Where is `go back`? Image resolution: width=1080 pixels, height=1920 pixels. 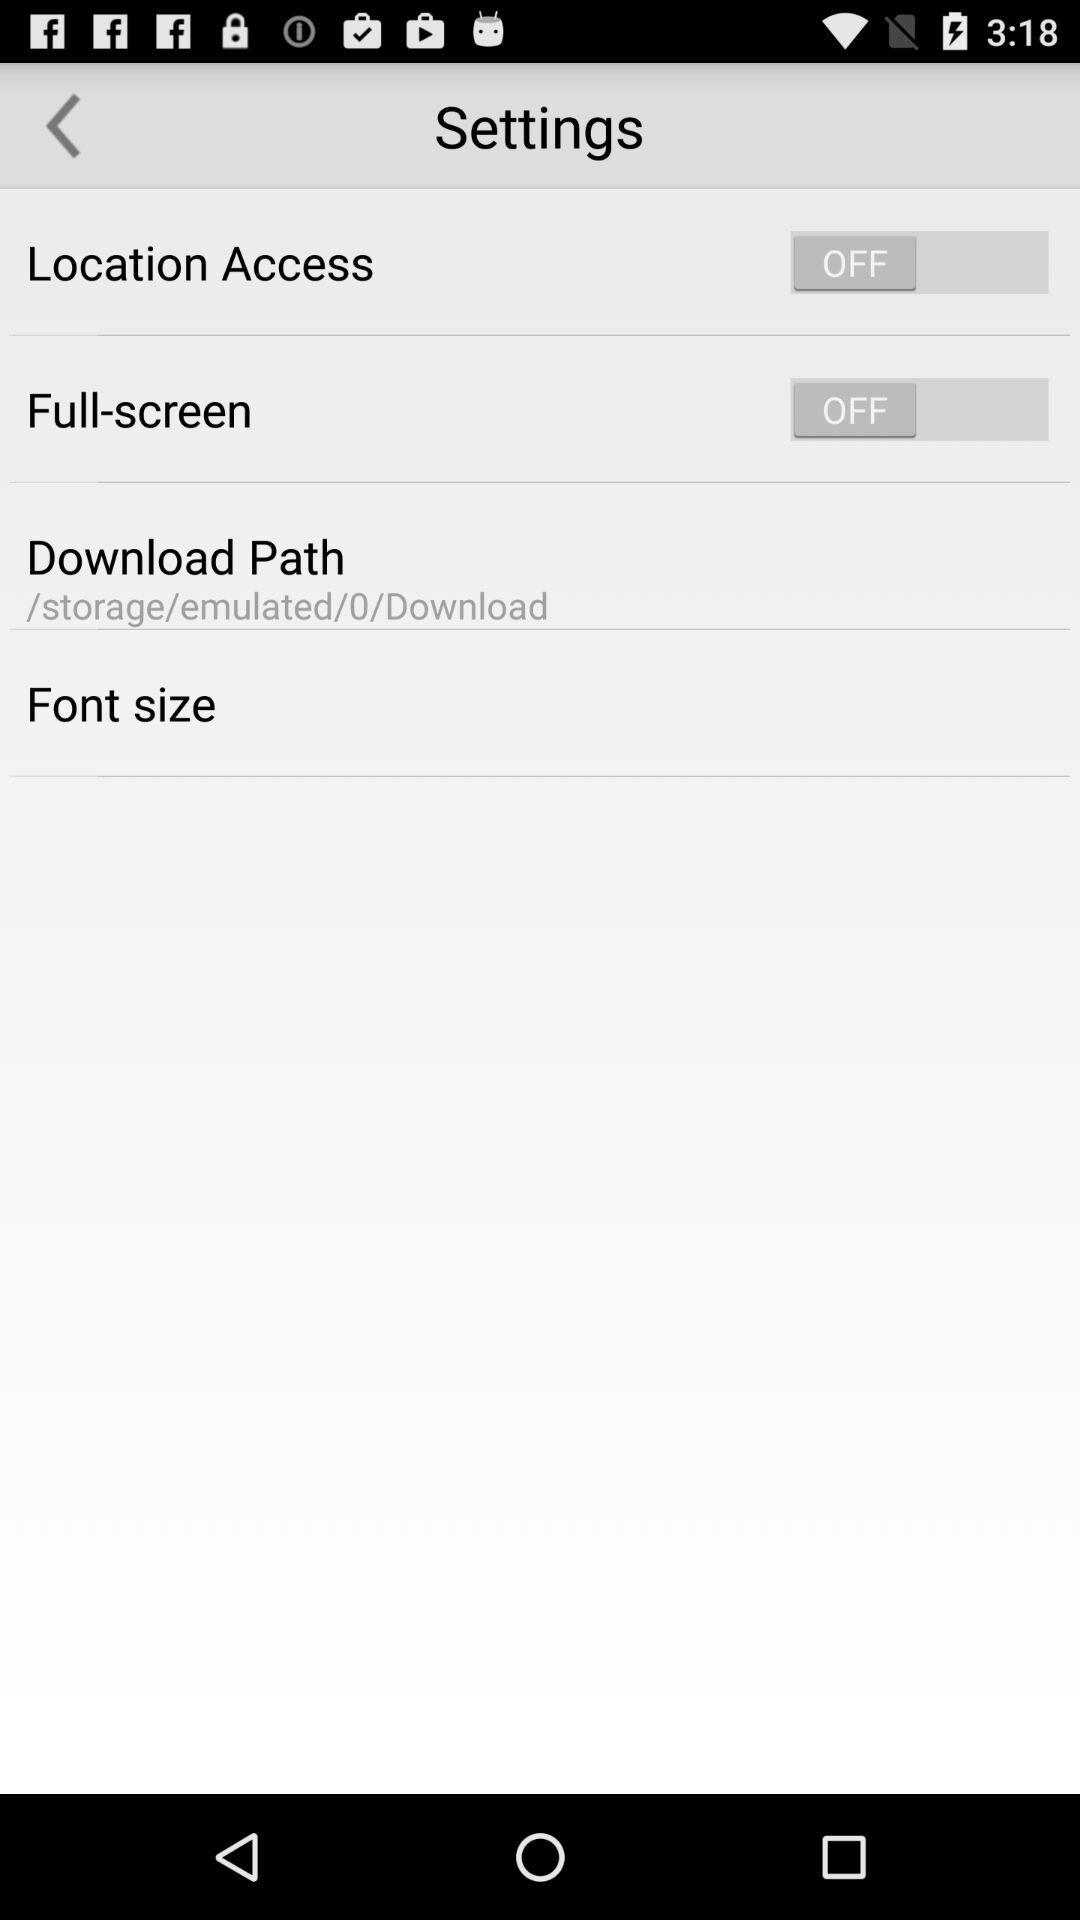
go back is located at coordinates (61, 124).